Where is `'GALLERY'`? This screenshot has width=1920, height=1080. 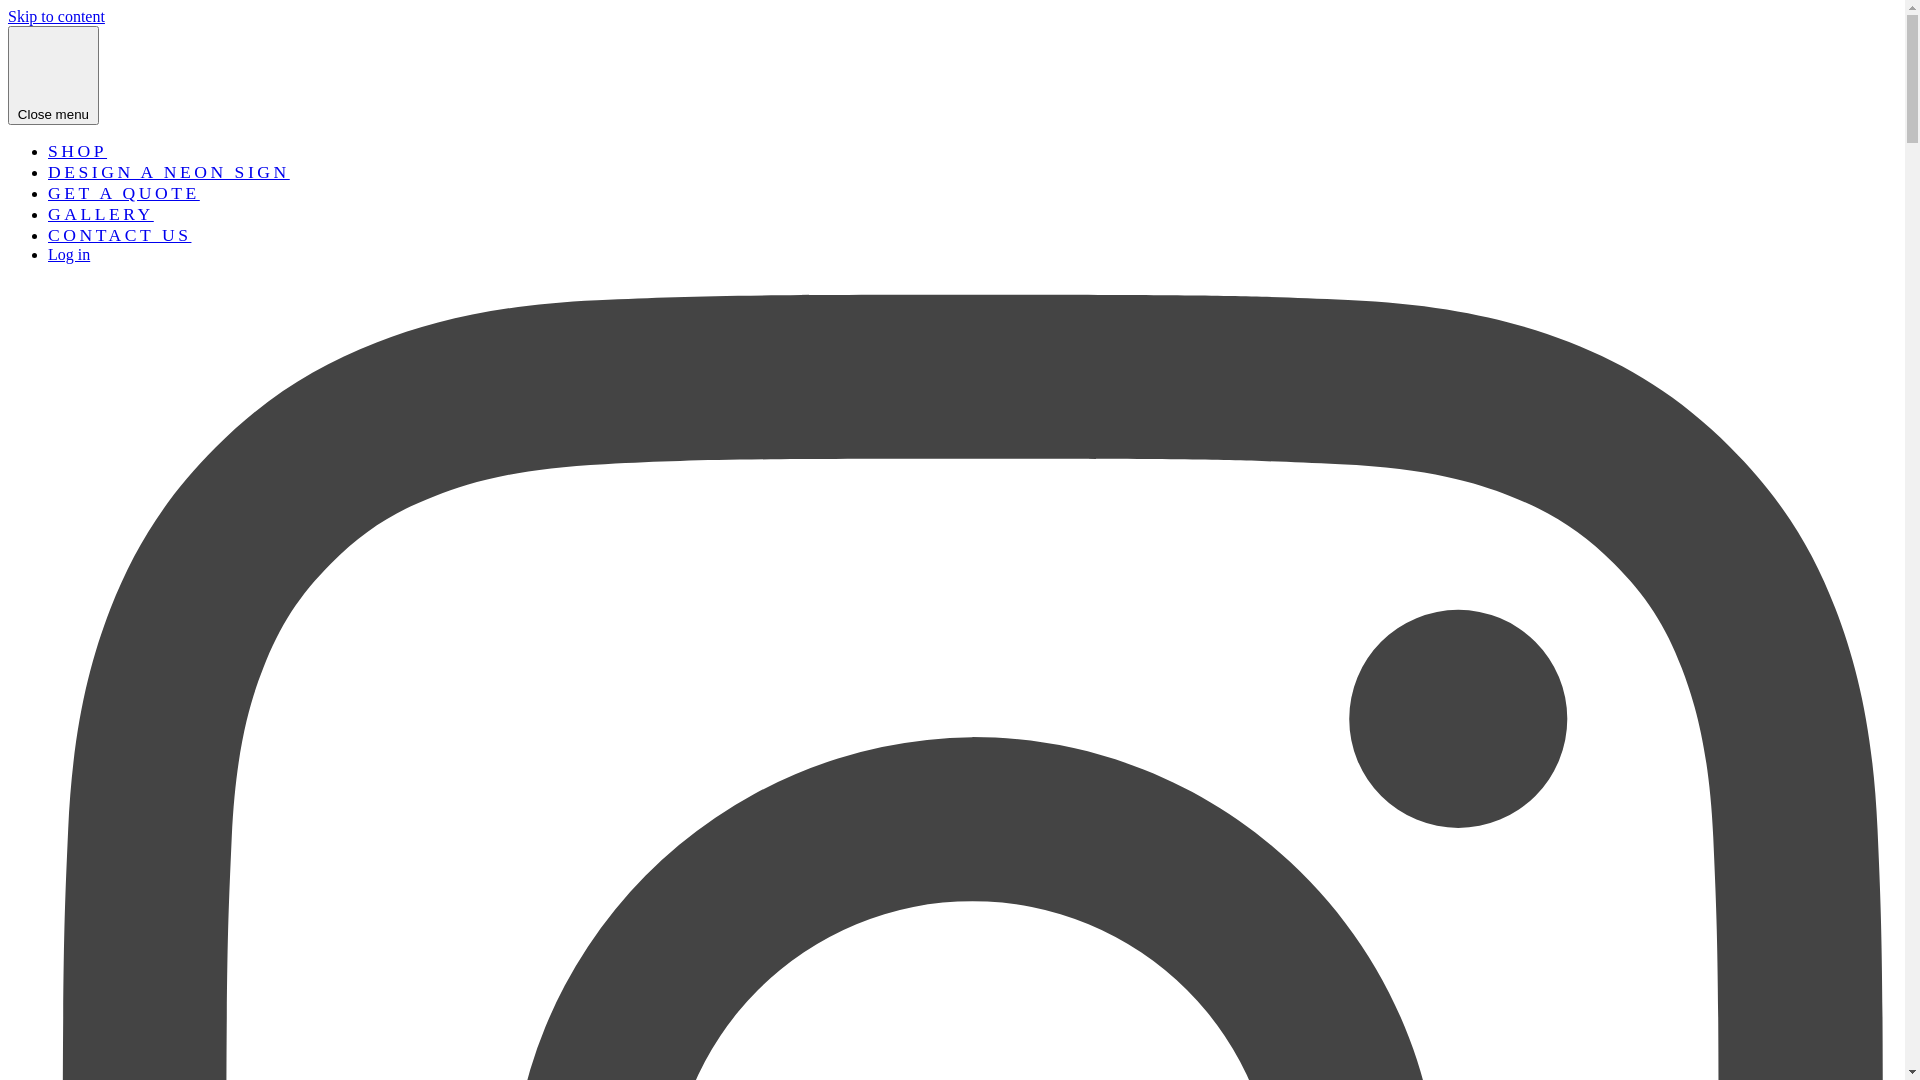 'GALLERY' is located at coordinates (99, 213).